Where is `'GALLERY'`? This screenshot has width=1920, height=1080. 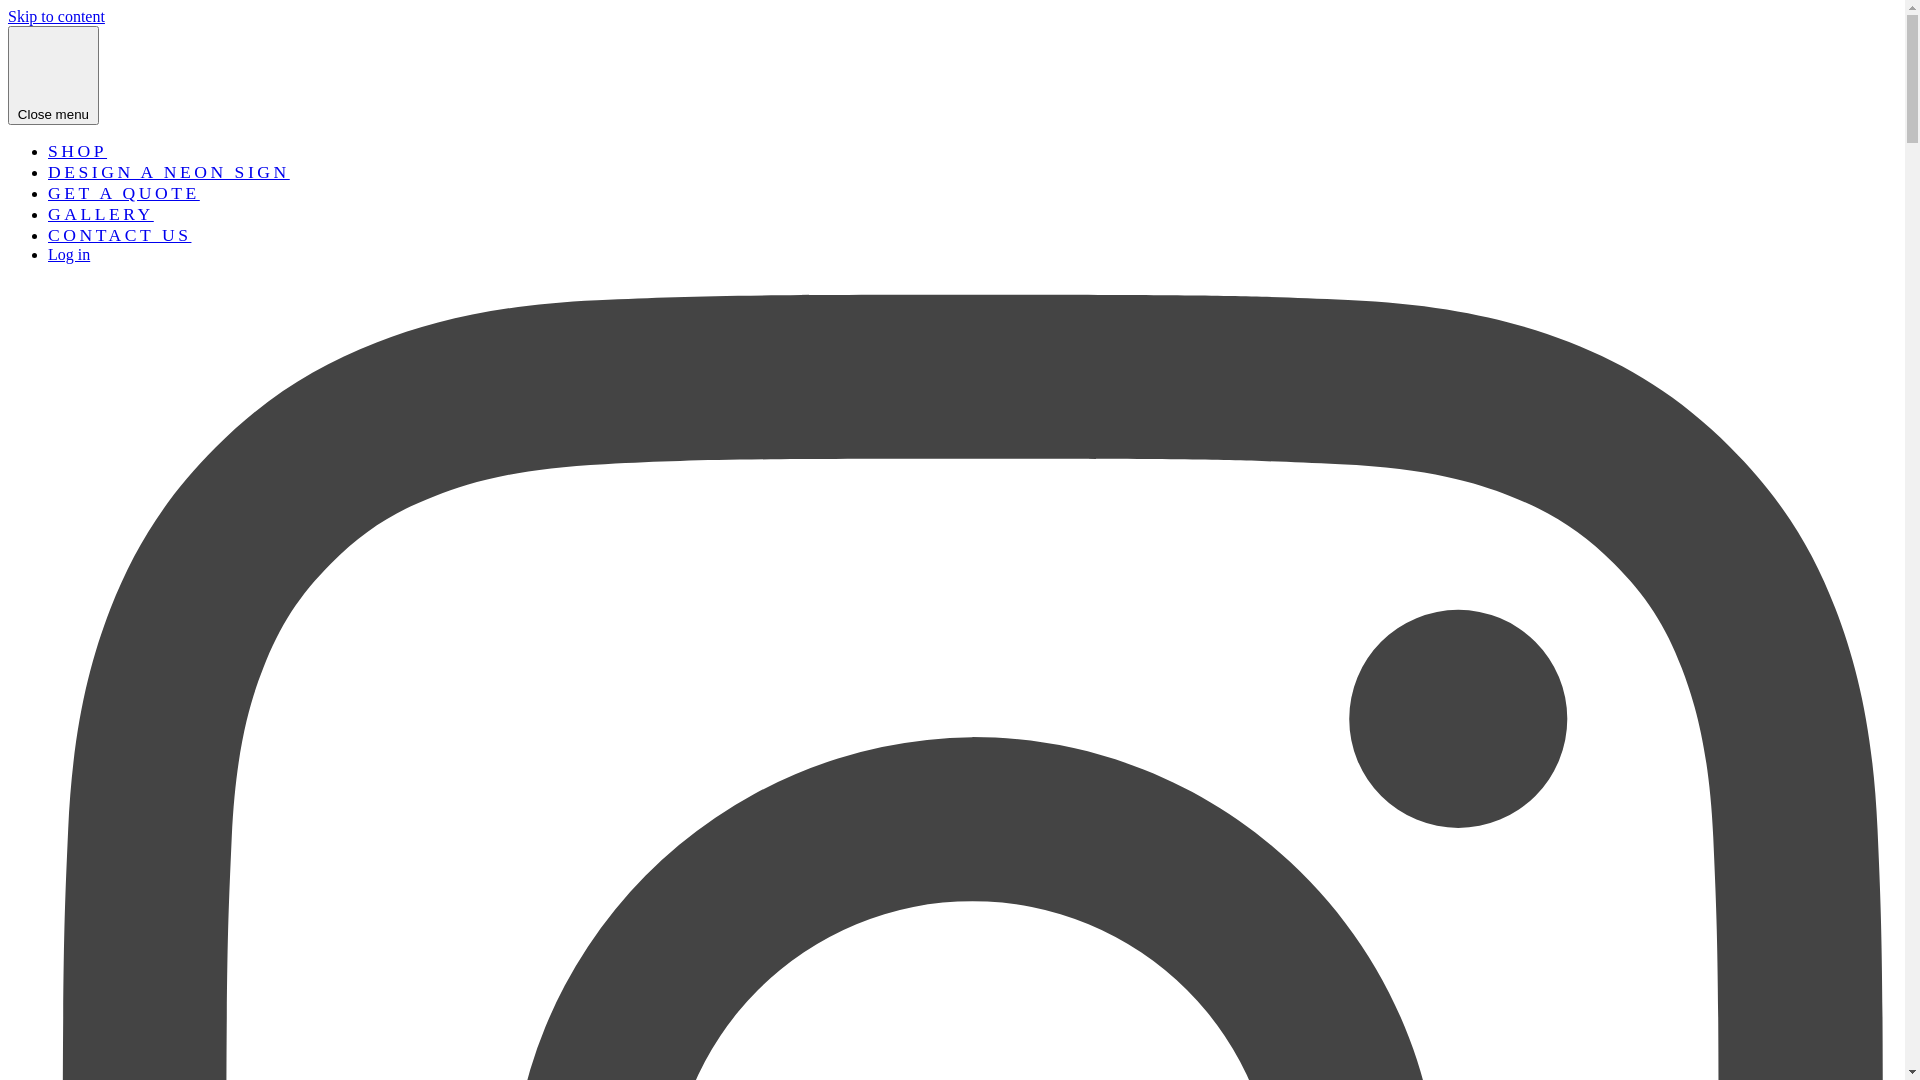 'GALLERY' is located at coordinates (99, 213).